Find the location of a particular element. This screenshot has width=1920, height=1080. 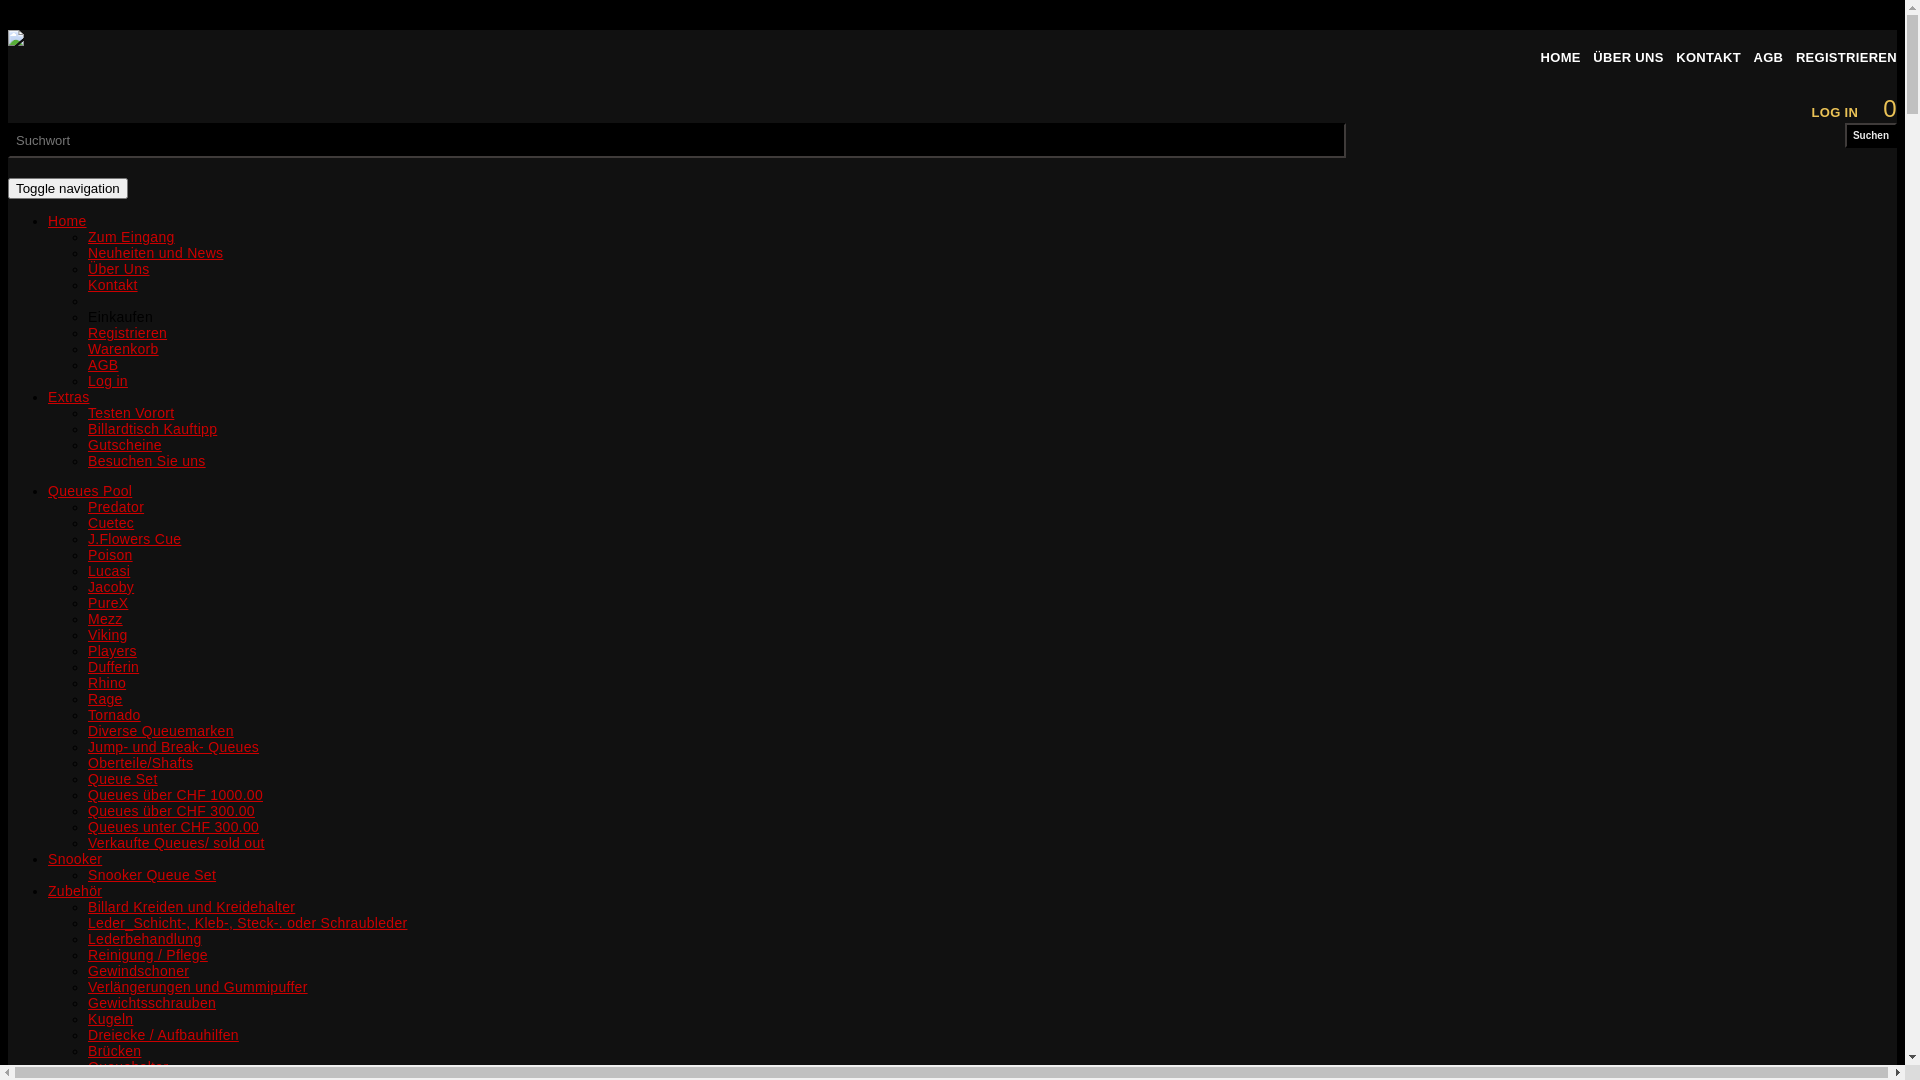

'Gewindschoner' is located at coordinates (137, 970).